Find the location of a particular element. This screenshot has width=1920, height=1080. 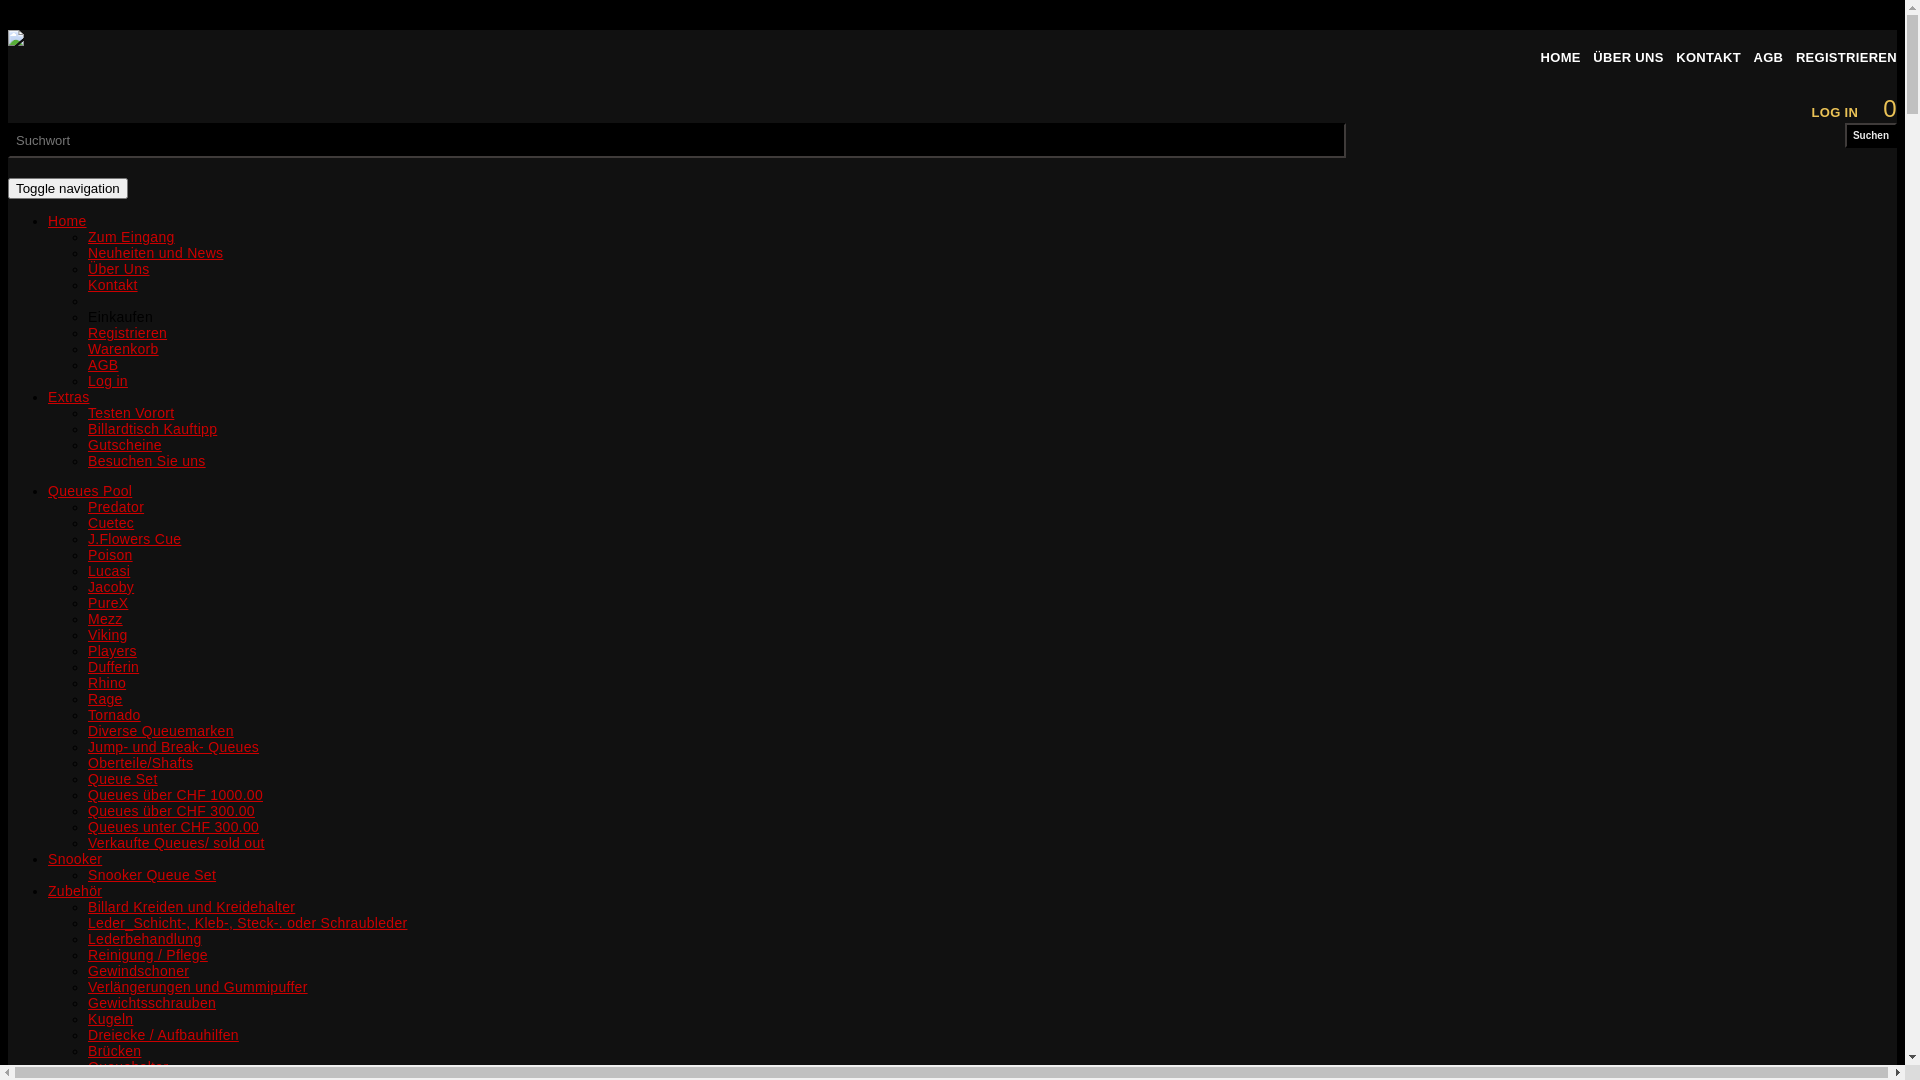

'Gewindschoner' is located at coordinates (137, 970).